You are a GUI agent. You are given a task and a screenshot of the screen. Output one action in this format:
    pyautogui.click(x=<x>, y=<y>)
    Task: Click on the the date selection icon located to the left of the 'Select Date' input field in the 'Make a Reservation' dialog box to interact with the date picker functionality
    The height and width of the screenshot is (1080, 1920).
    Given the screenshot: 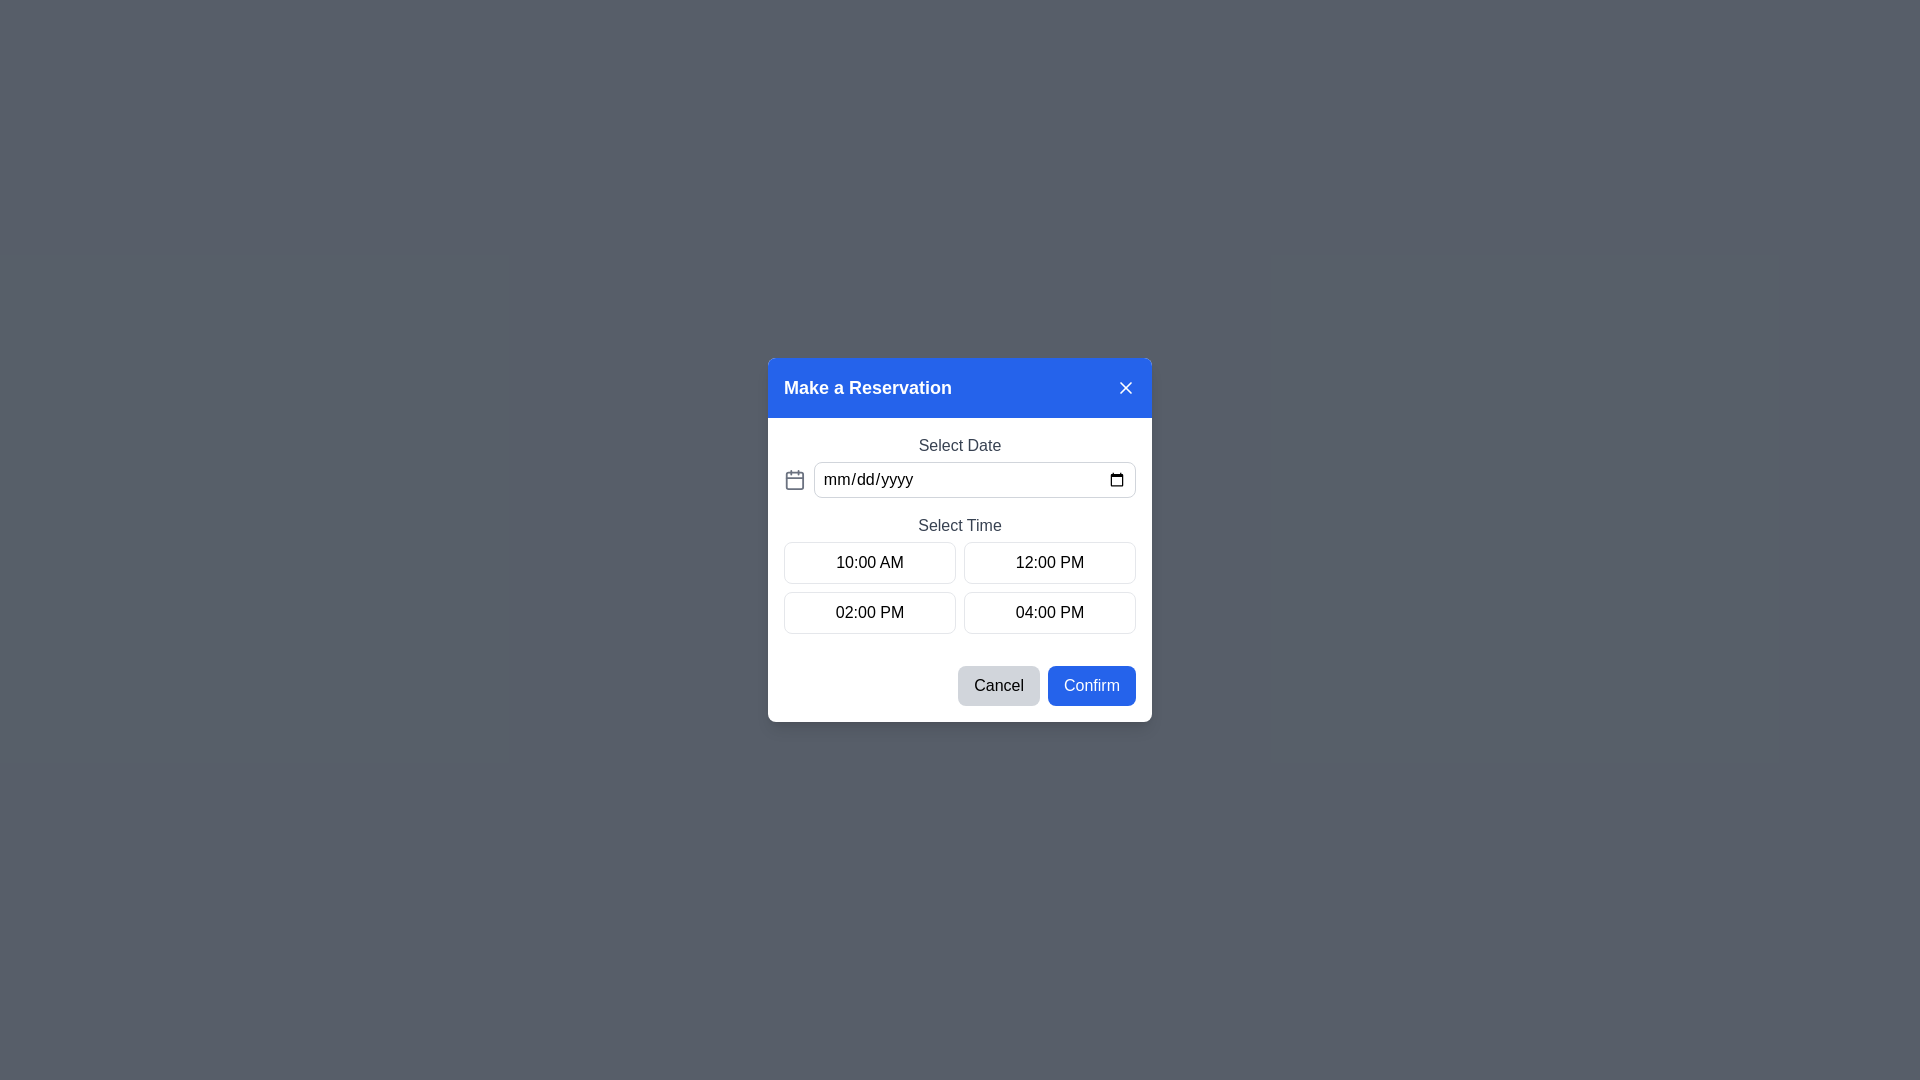 What is the action you would take?
    pyautogui.click(x=793, y=479)
    